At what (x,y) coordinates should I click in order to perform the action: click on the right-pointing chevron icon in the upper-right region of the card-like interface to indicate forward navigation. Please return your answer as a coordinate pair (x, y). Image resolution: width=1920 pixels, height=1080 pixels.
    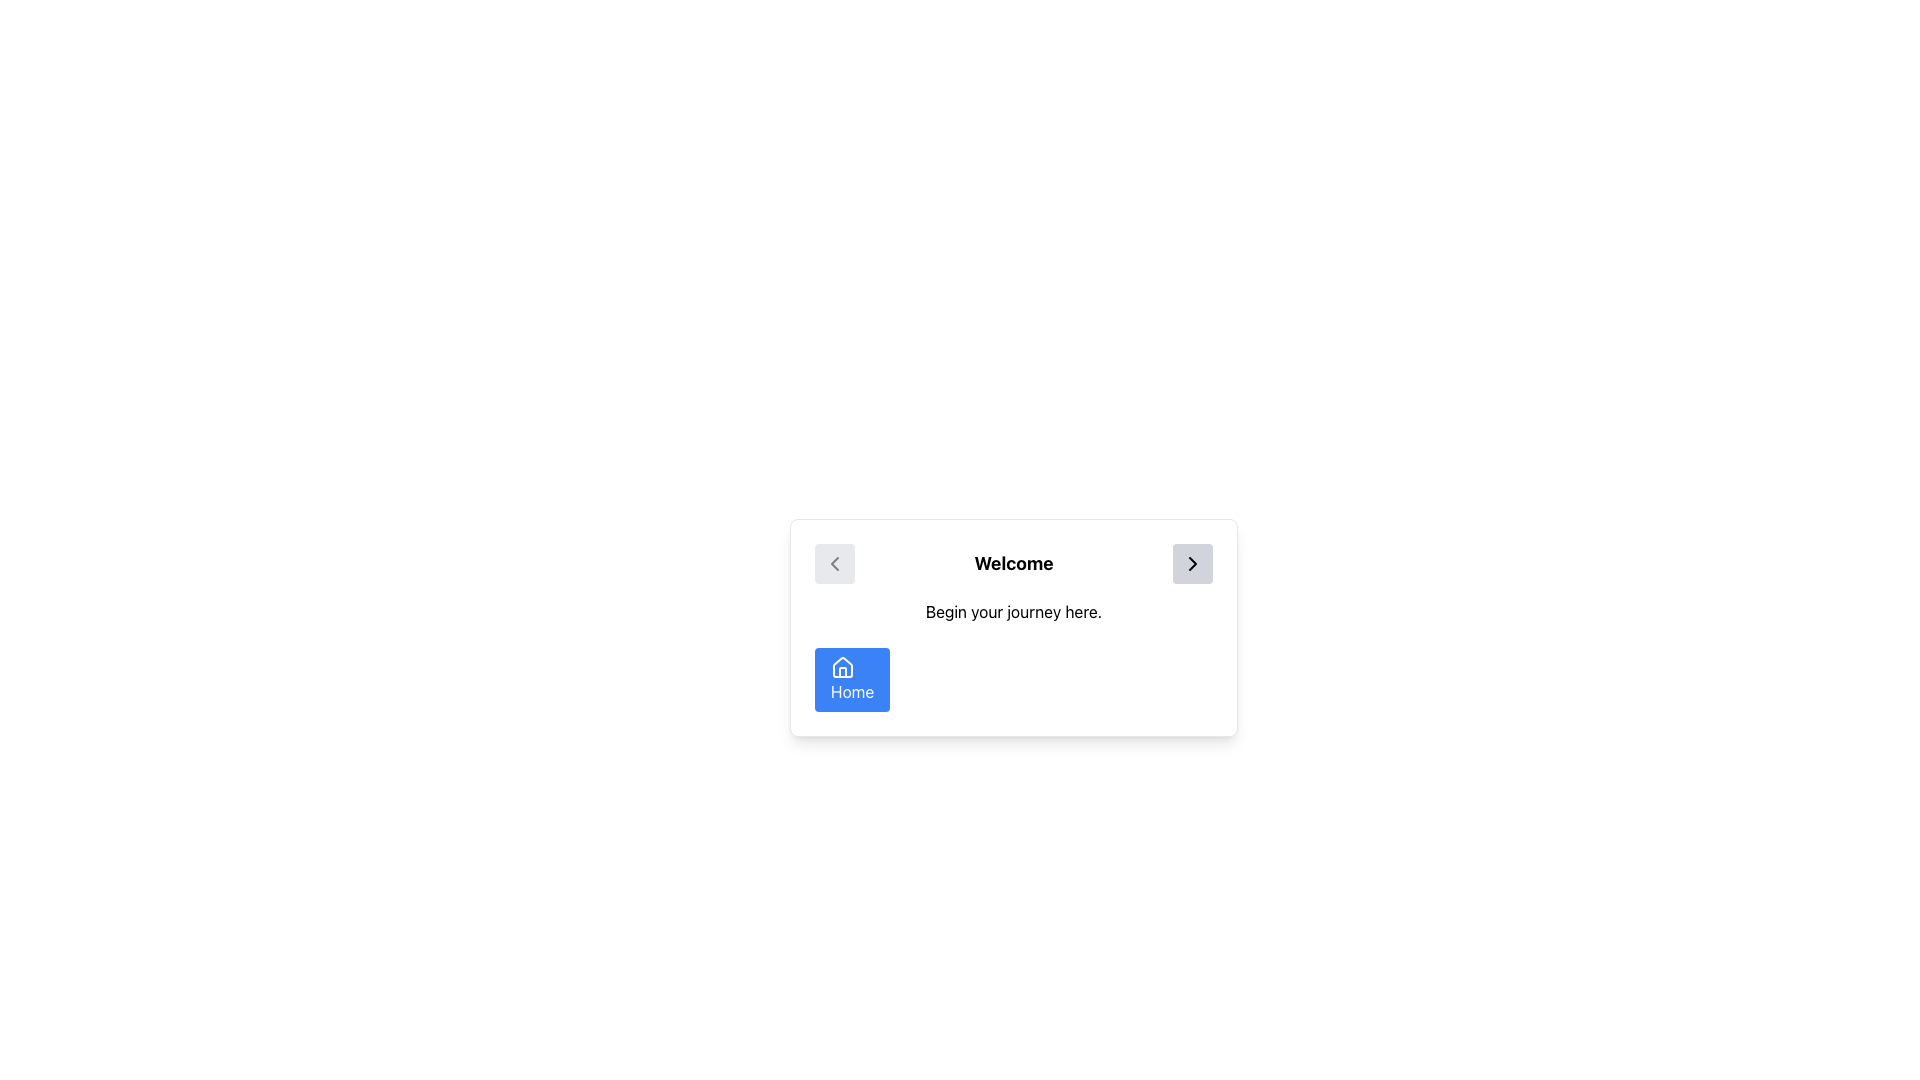
    Looking at the image, I should click on (1192, 563).